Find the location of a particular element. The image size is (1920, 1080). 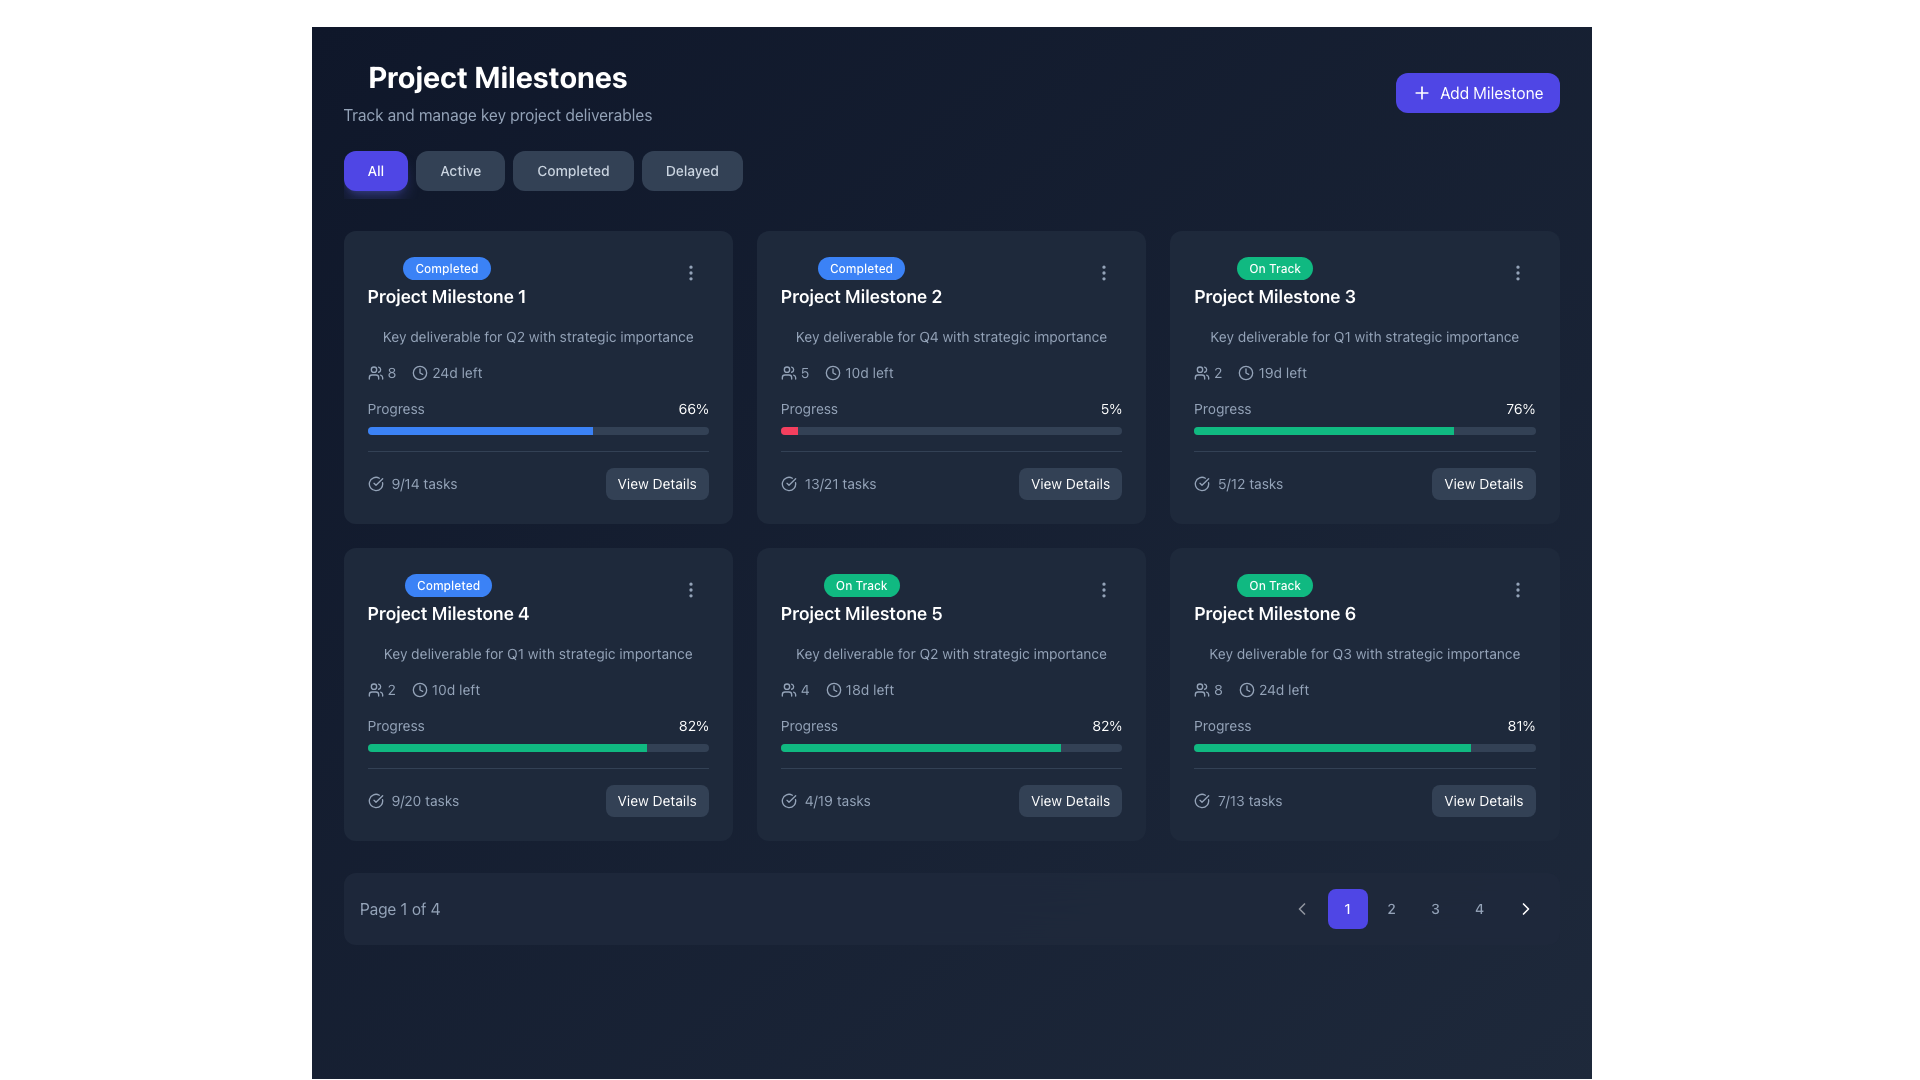

the user count text associated with the milestone on the 'Project Milestone 3' card, located in the second column, near '19d left', and adjacent to the user icon is located at coordinates (1207, 373).